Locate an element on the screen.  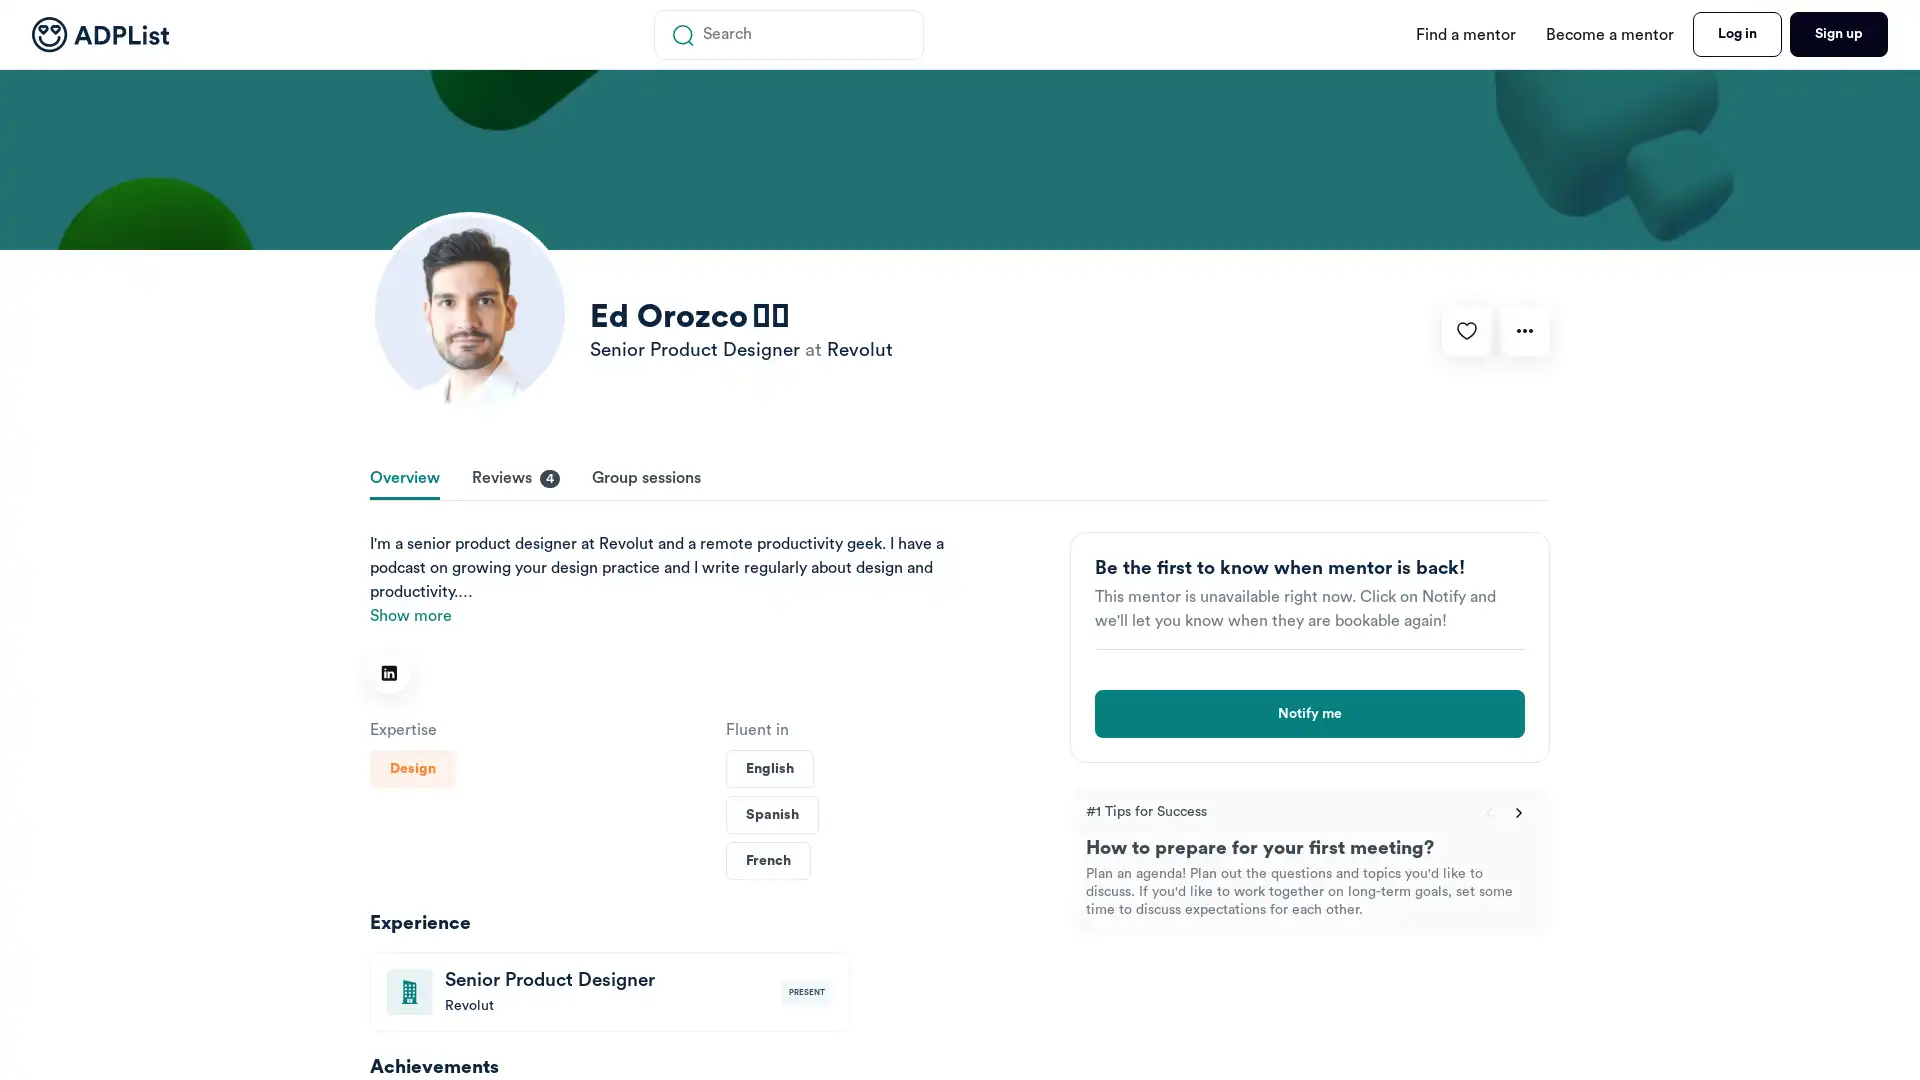
Notify me is located at coordinates (1310, 712).